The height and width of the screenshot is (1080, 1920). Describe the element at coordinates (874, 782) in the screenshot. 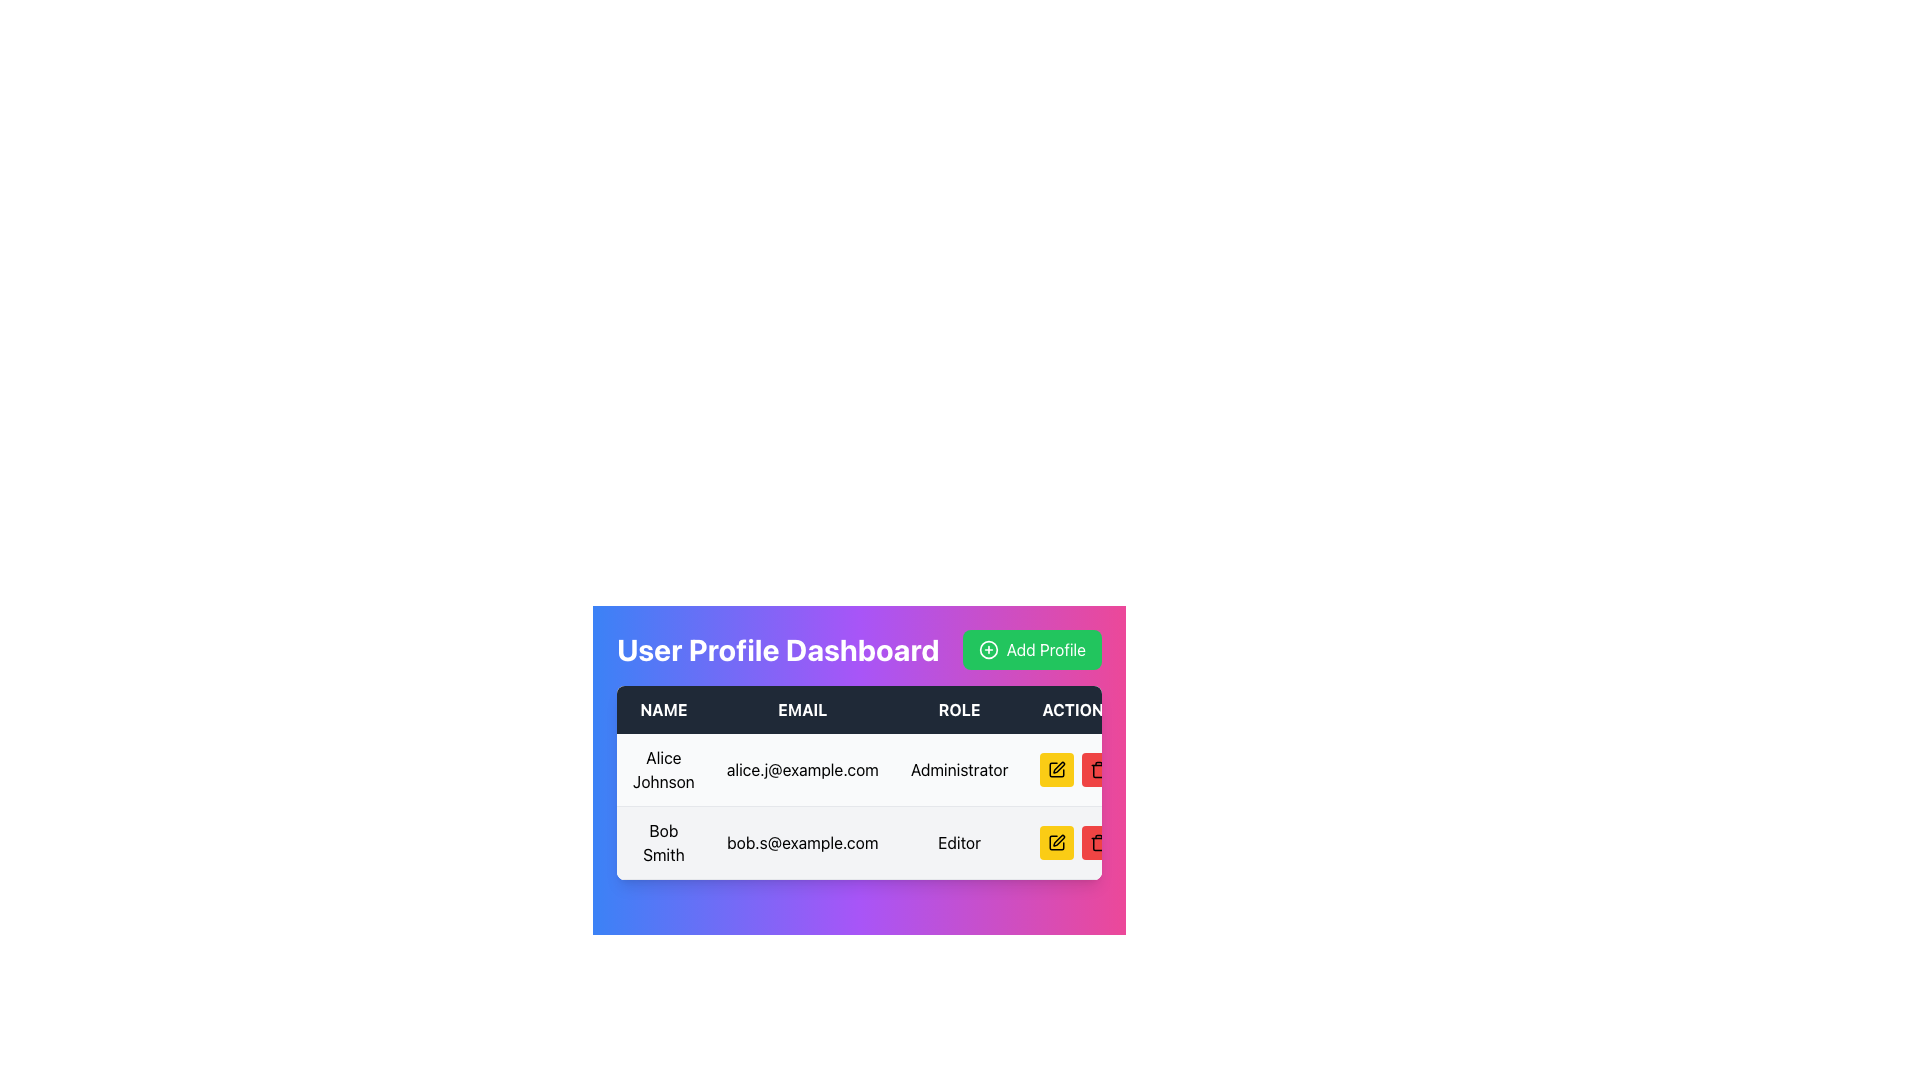

I see `the structured table displaying user information, specifically on the columns labeled 'Name', 'Email', 'Role', and 'Actions'` at that location.